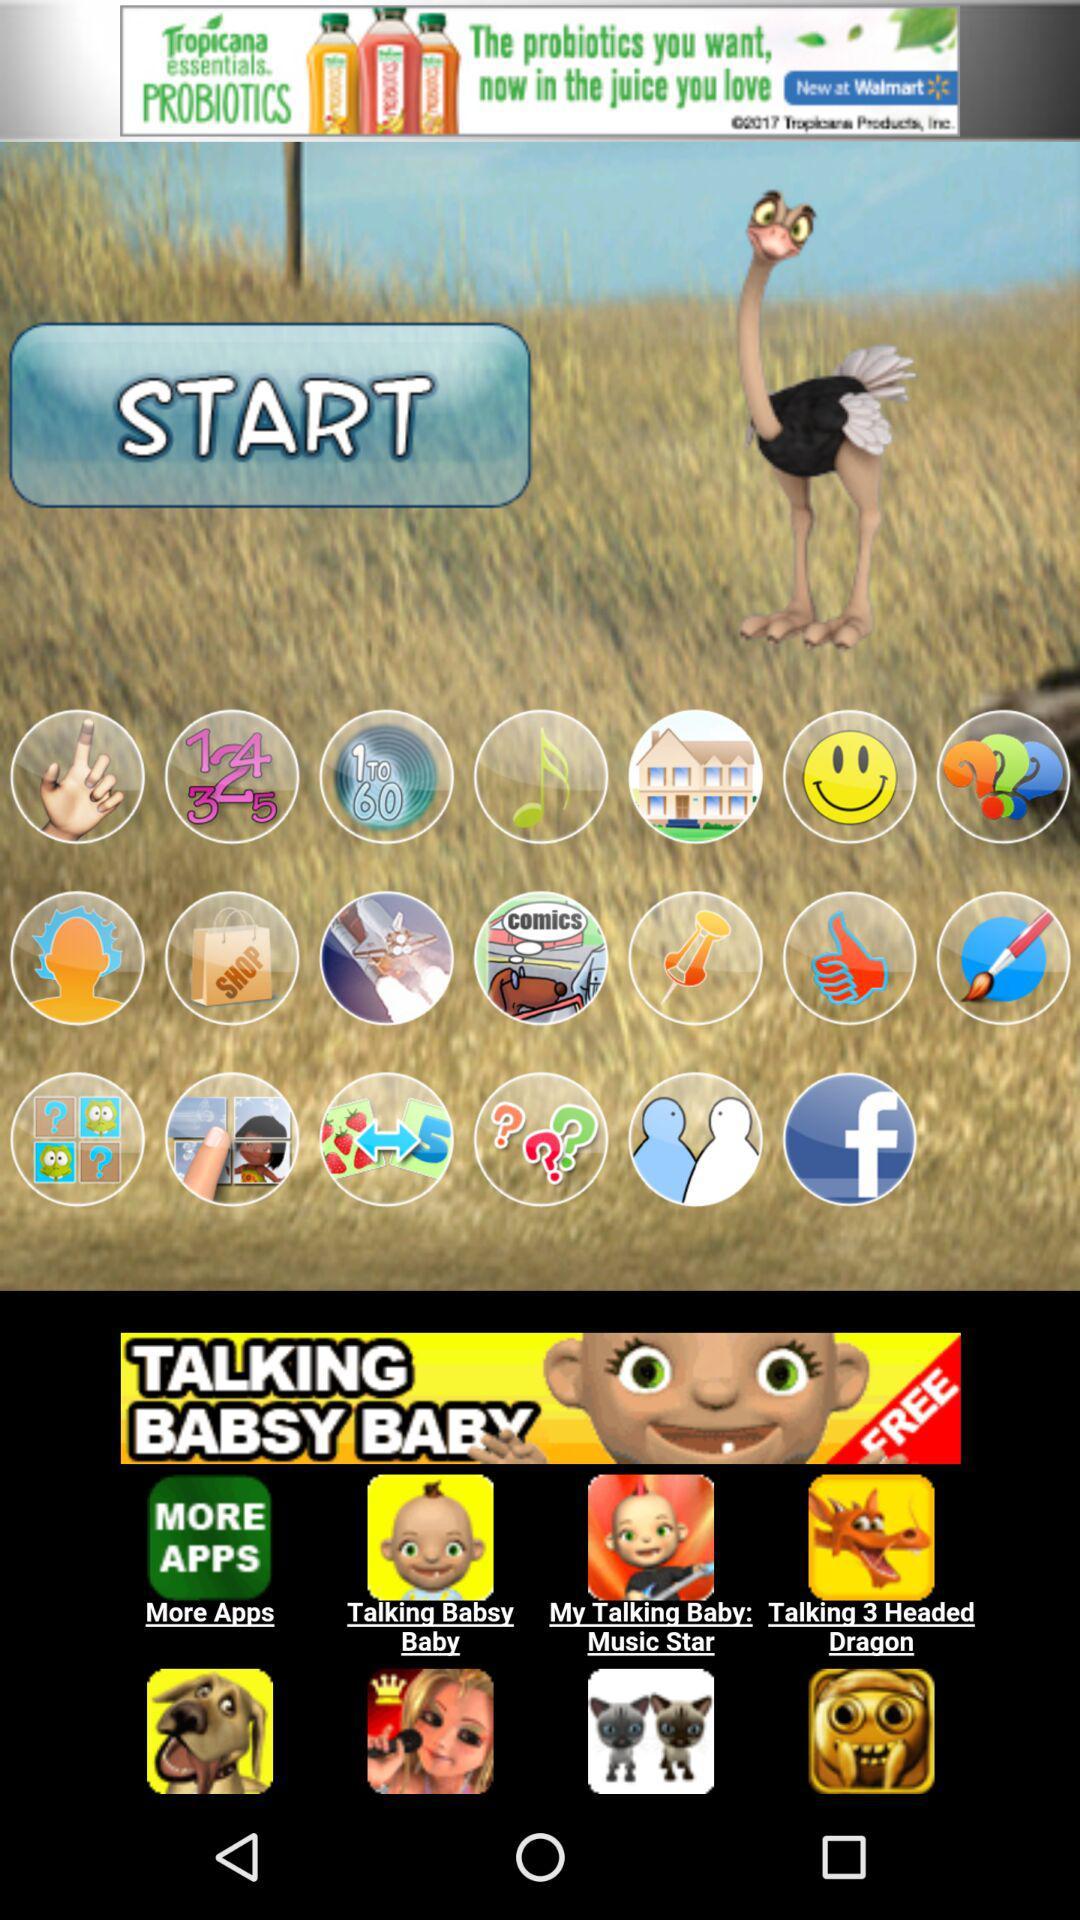 The image size is (1080, 1920). Describe the element at coordinates (694, 1139) in the screenshot. I see `app` at that location.